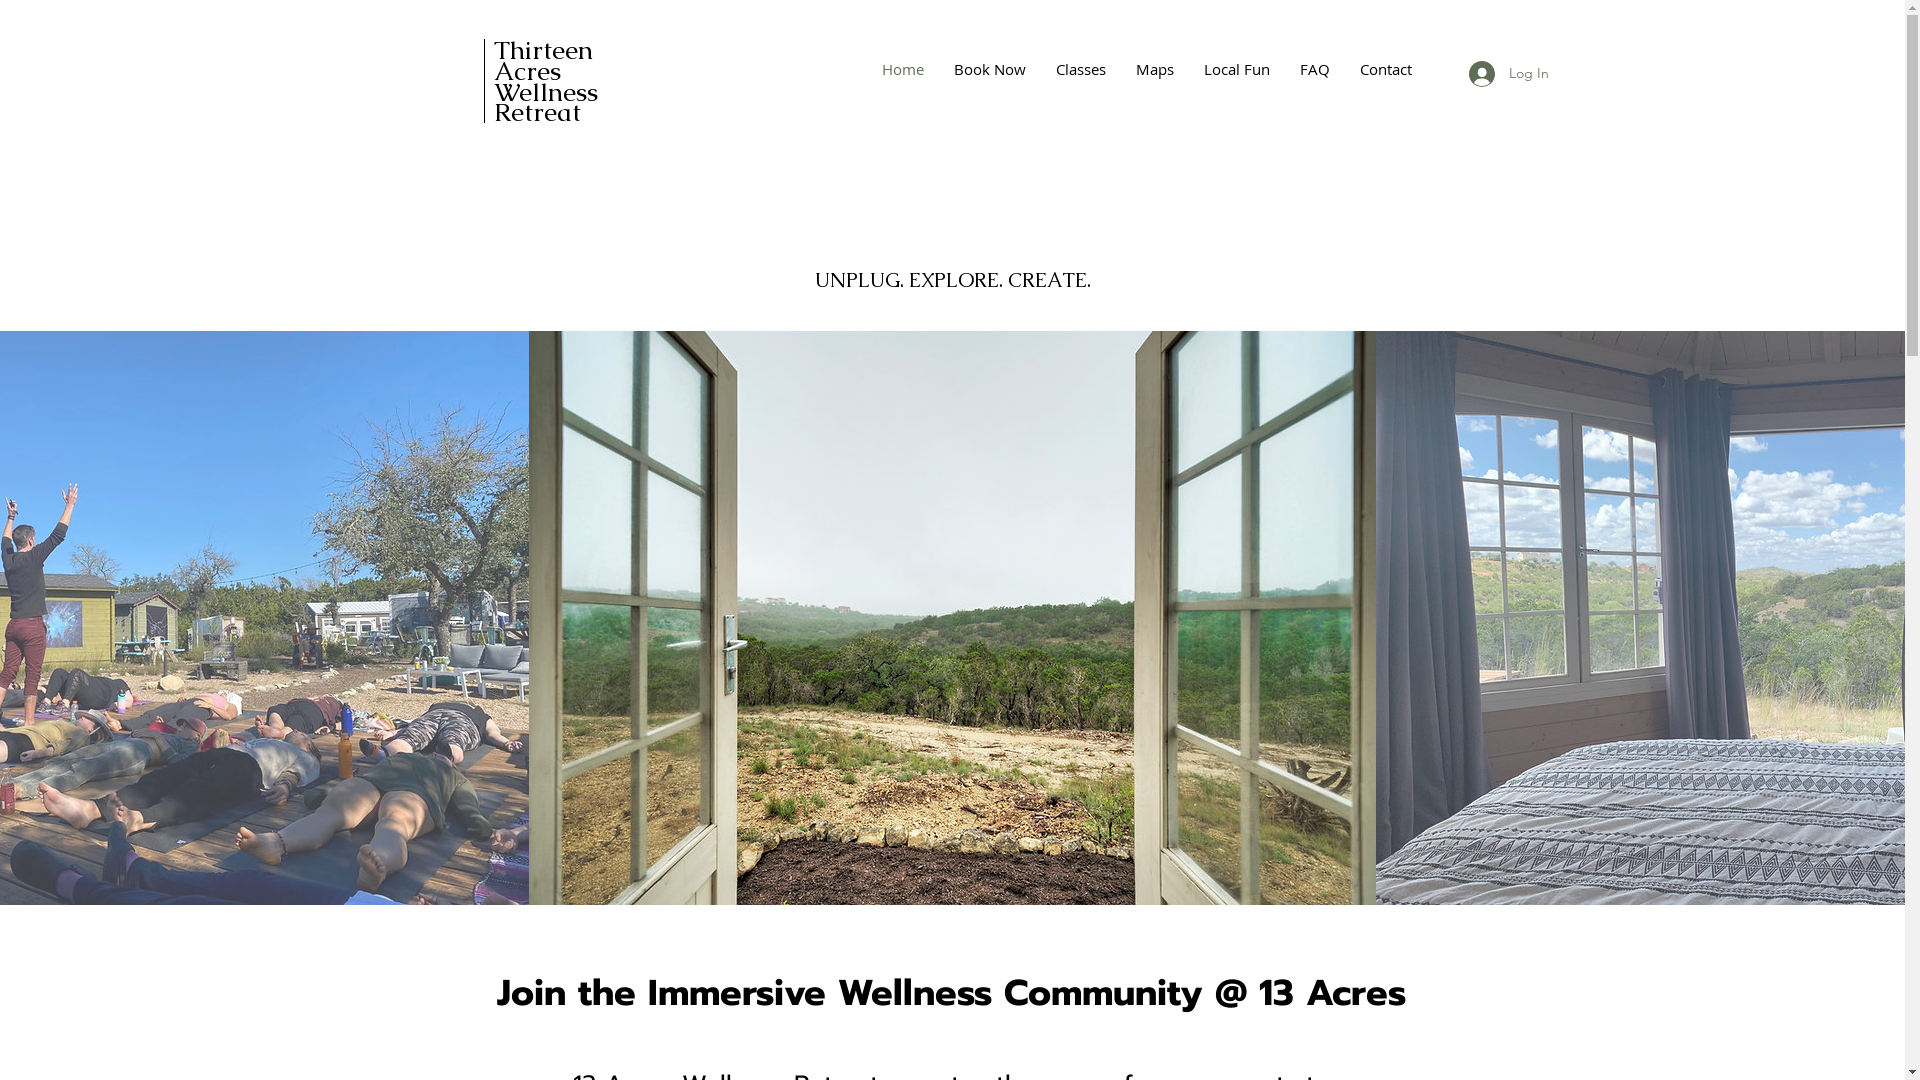 This screenshot has height=1080, width=1920. Describe the element at coordinates (543, 49) in the screenshot. I see `'Thirteen'` at that location.